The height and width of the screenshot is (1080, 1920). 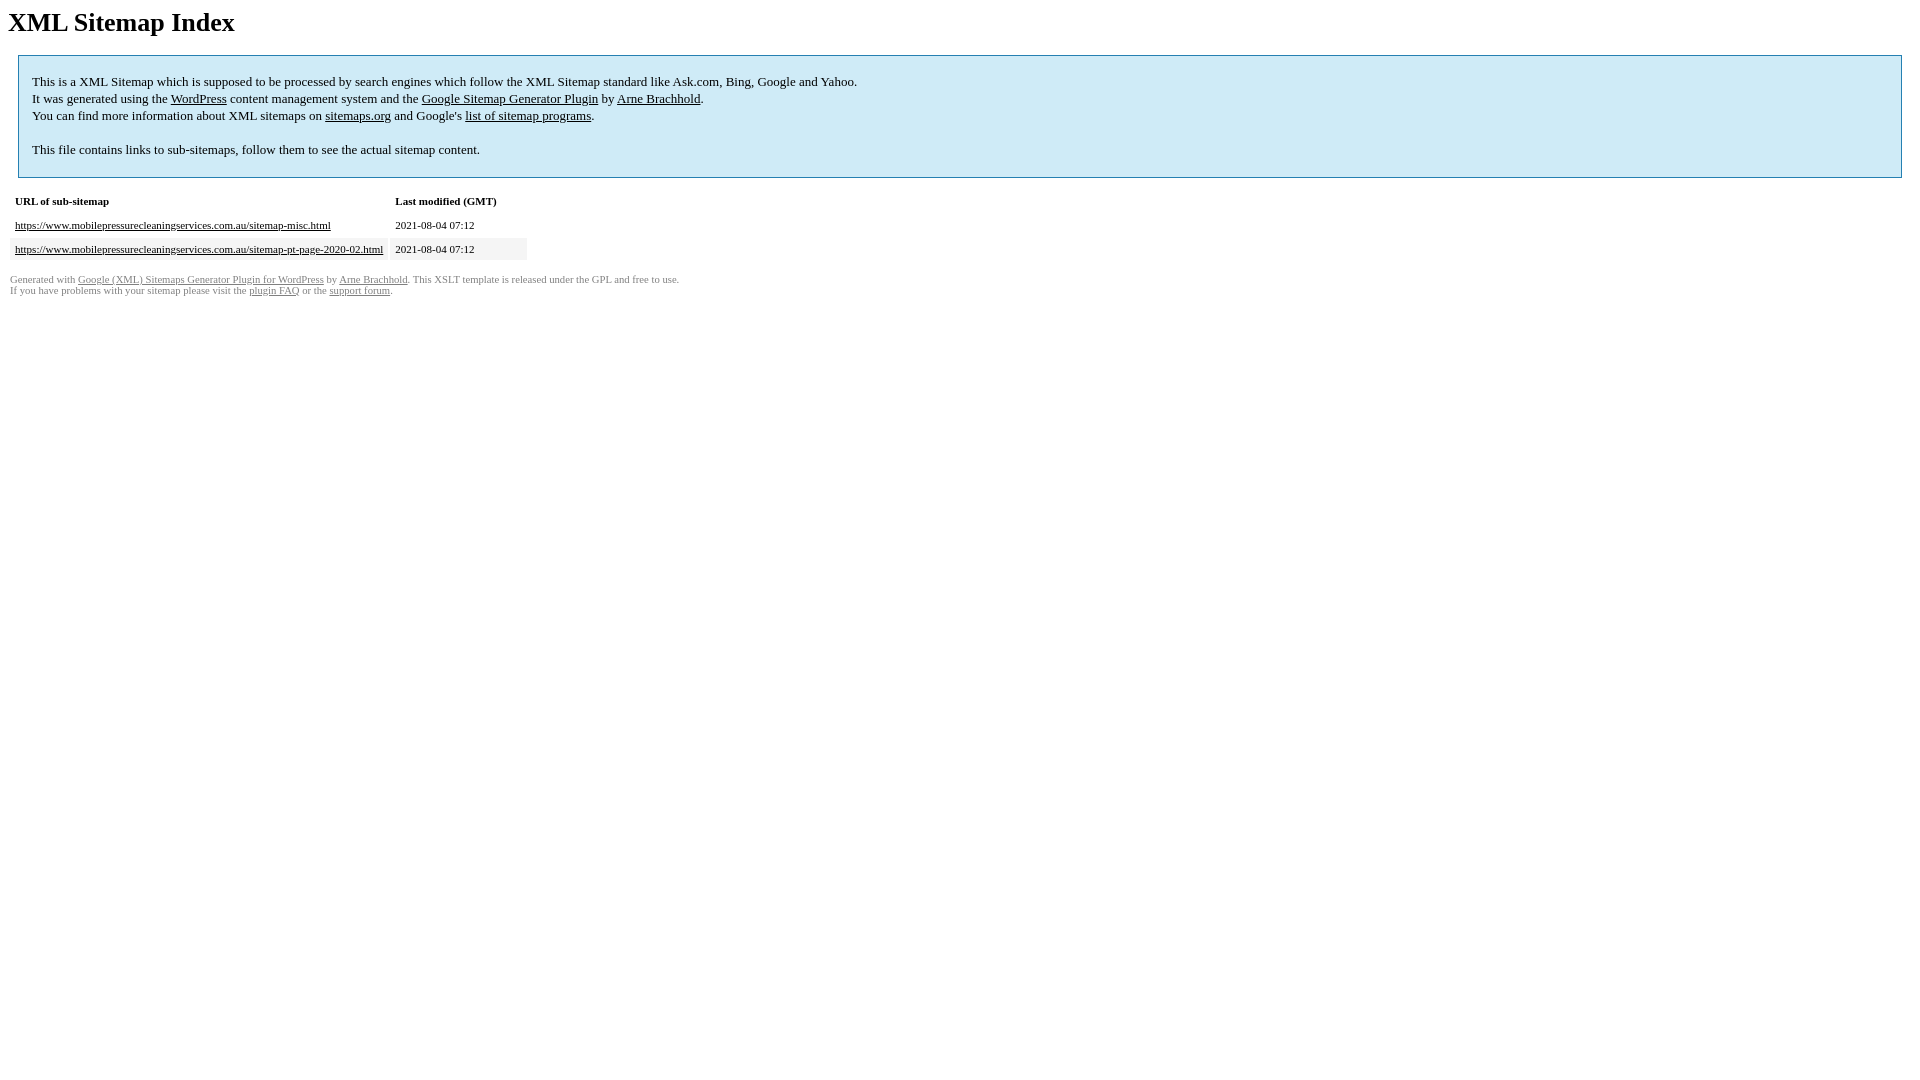 I want to click on 'list of sitemap programs', so click(x=528, y=115).